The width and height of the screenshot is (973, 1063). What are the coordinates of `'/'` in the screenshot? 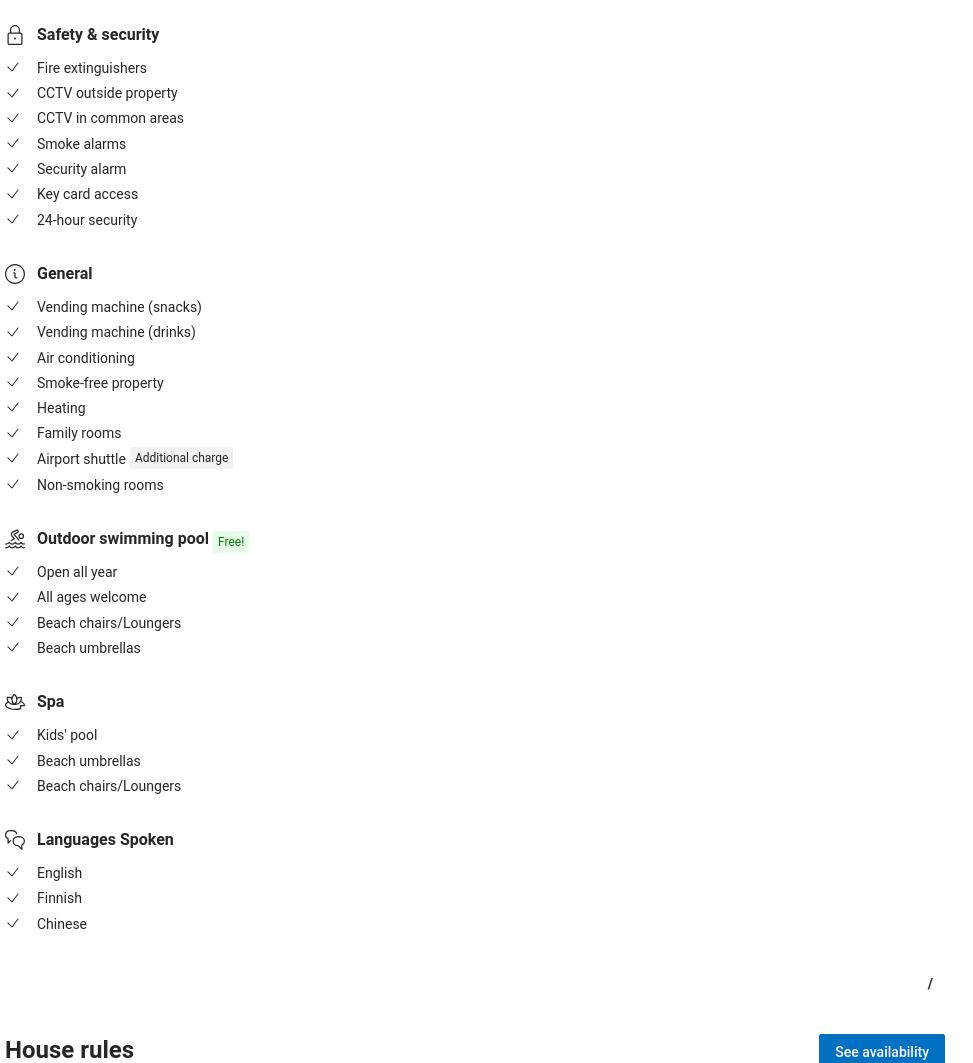 It's located at (928, 981).